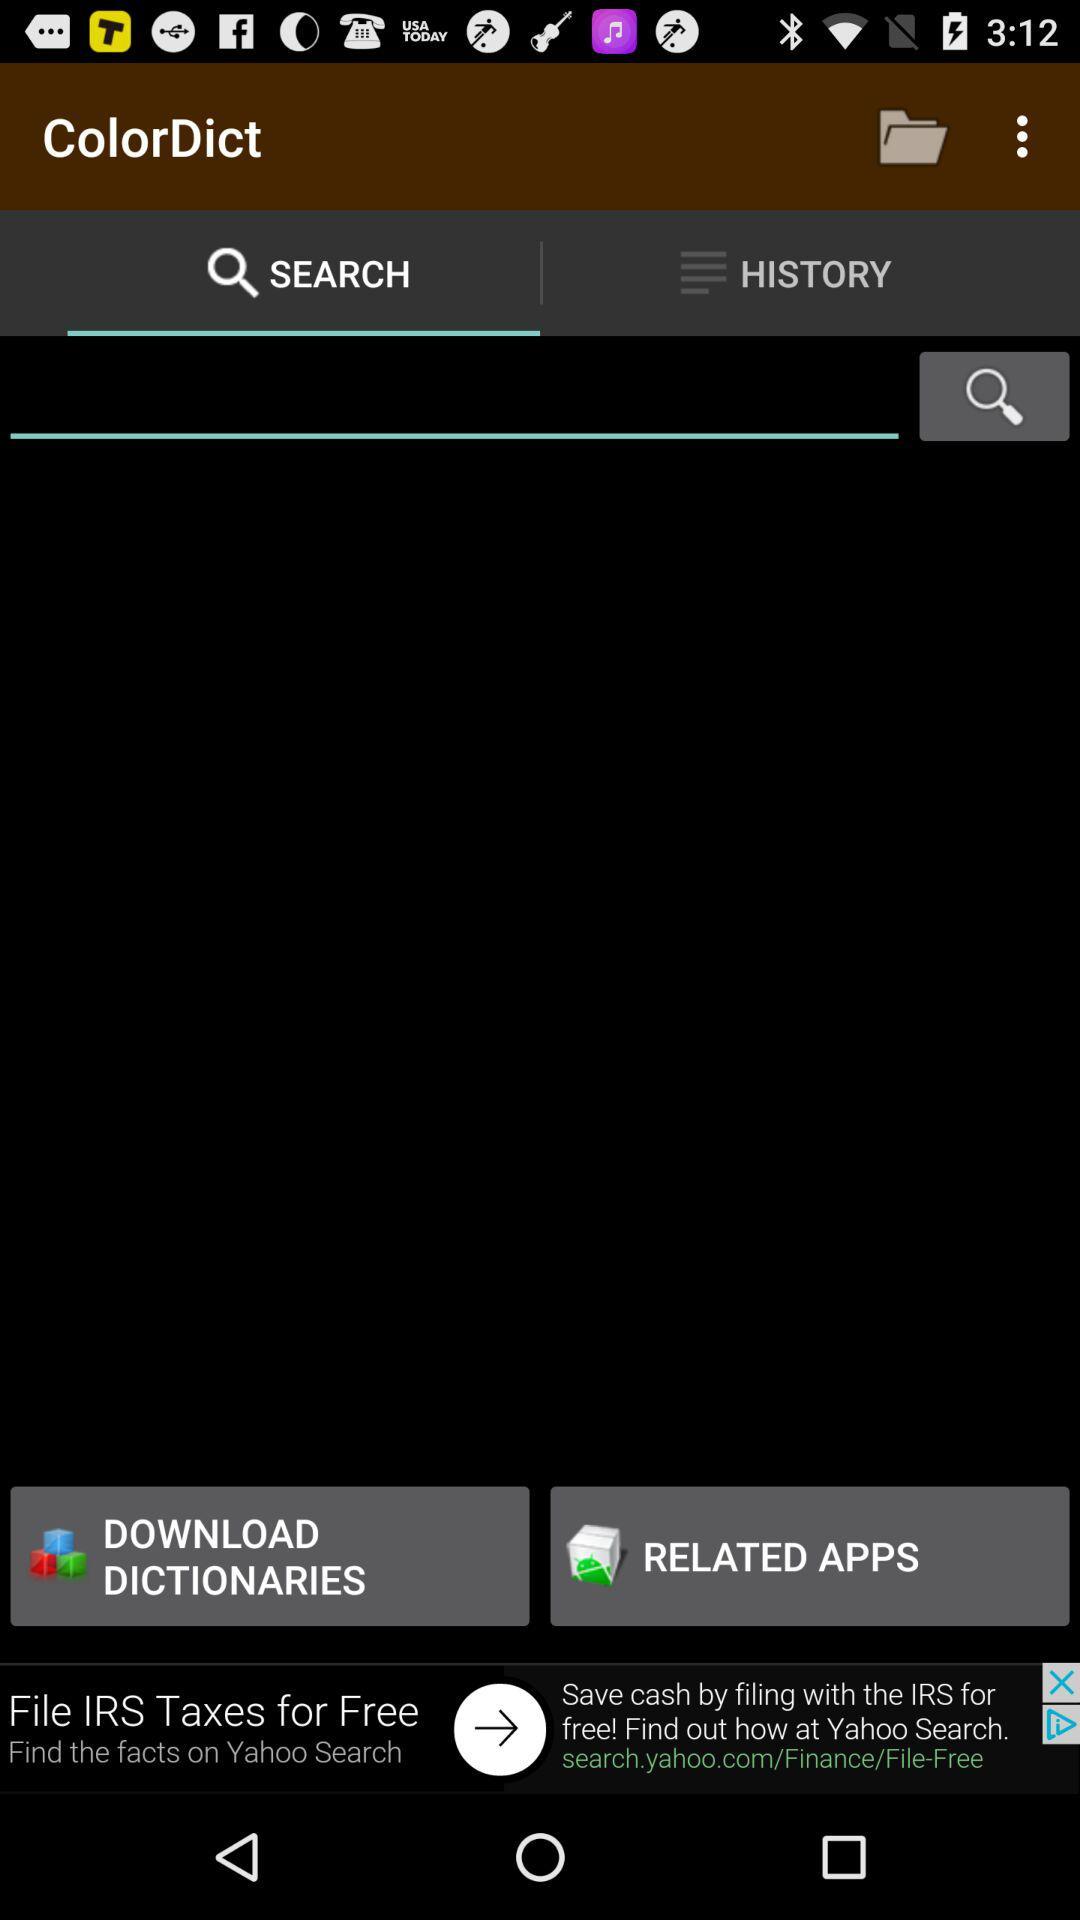  Describe the element at coordinates (994, 396) in the screenshot. I see `search pages` at that location.